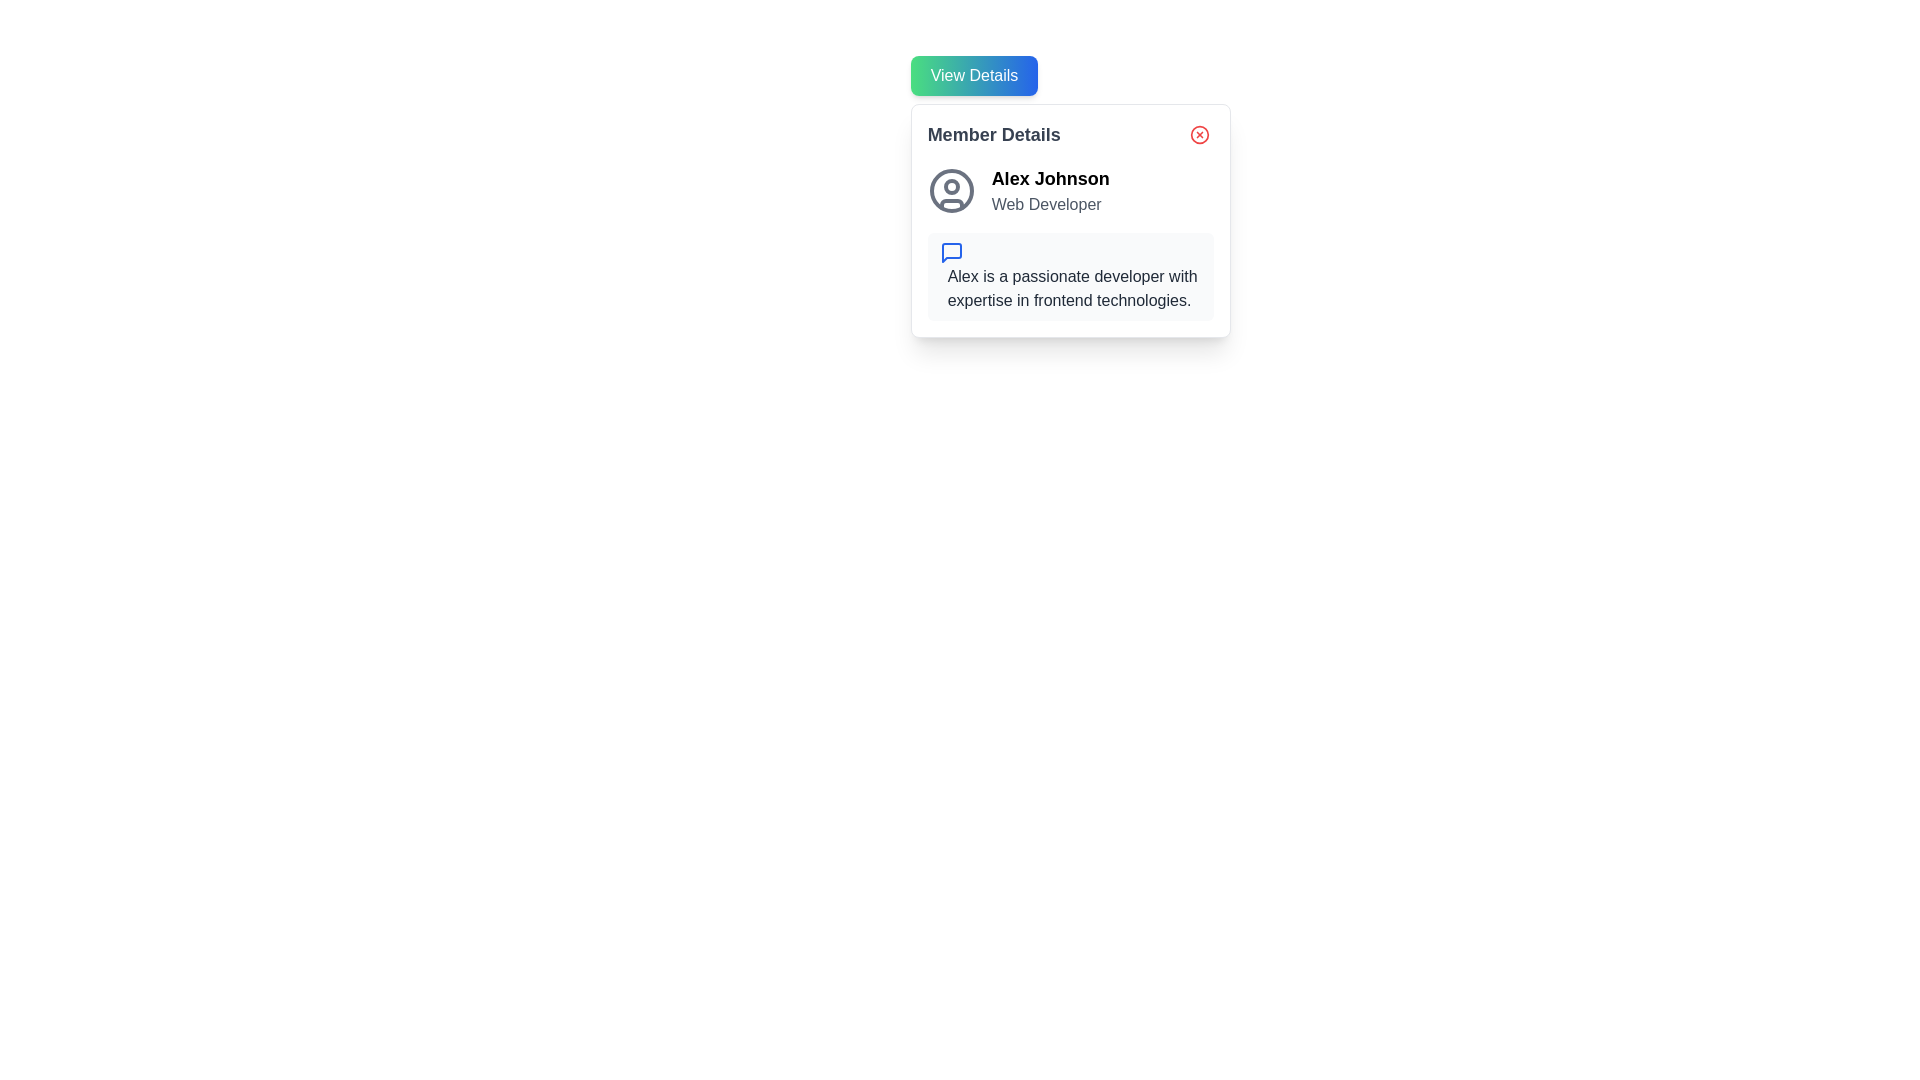  Describe the element at coordinates (1069, 277) in the screenshot. I see `the informational text section with a gray background and blue chat bubble icon that describes 'Alex is a passionate developer with expertise in frontend technologies.'` at that location.